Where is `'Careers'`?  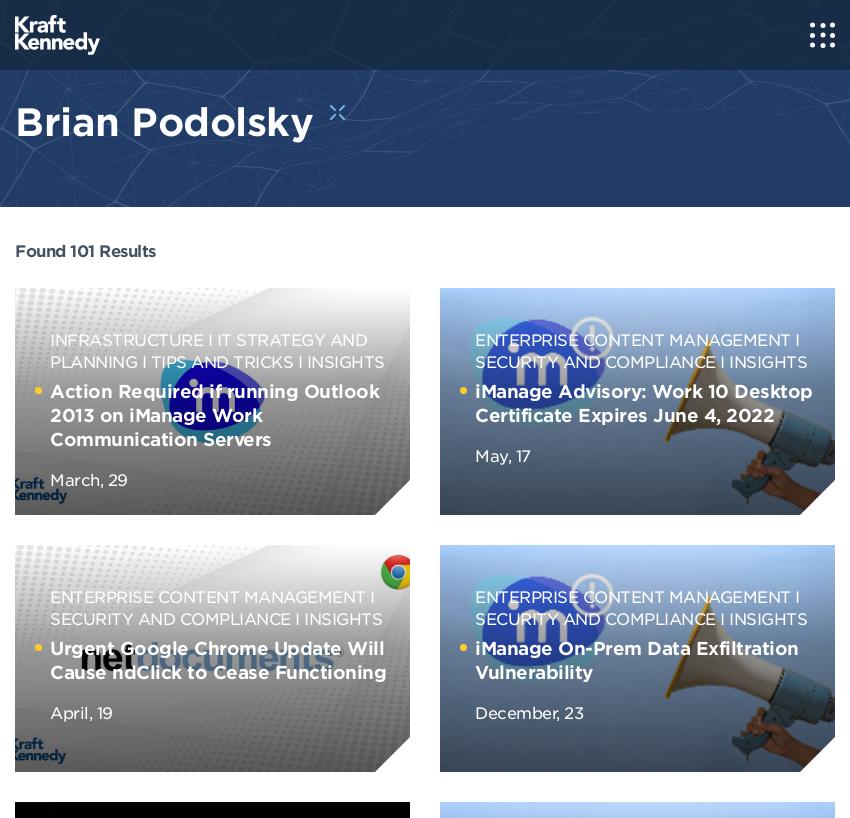
'Careers' is located at coordinates (13, 195).